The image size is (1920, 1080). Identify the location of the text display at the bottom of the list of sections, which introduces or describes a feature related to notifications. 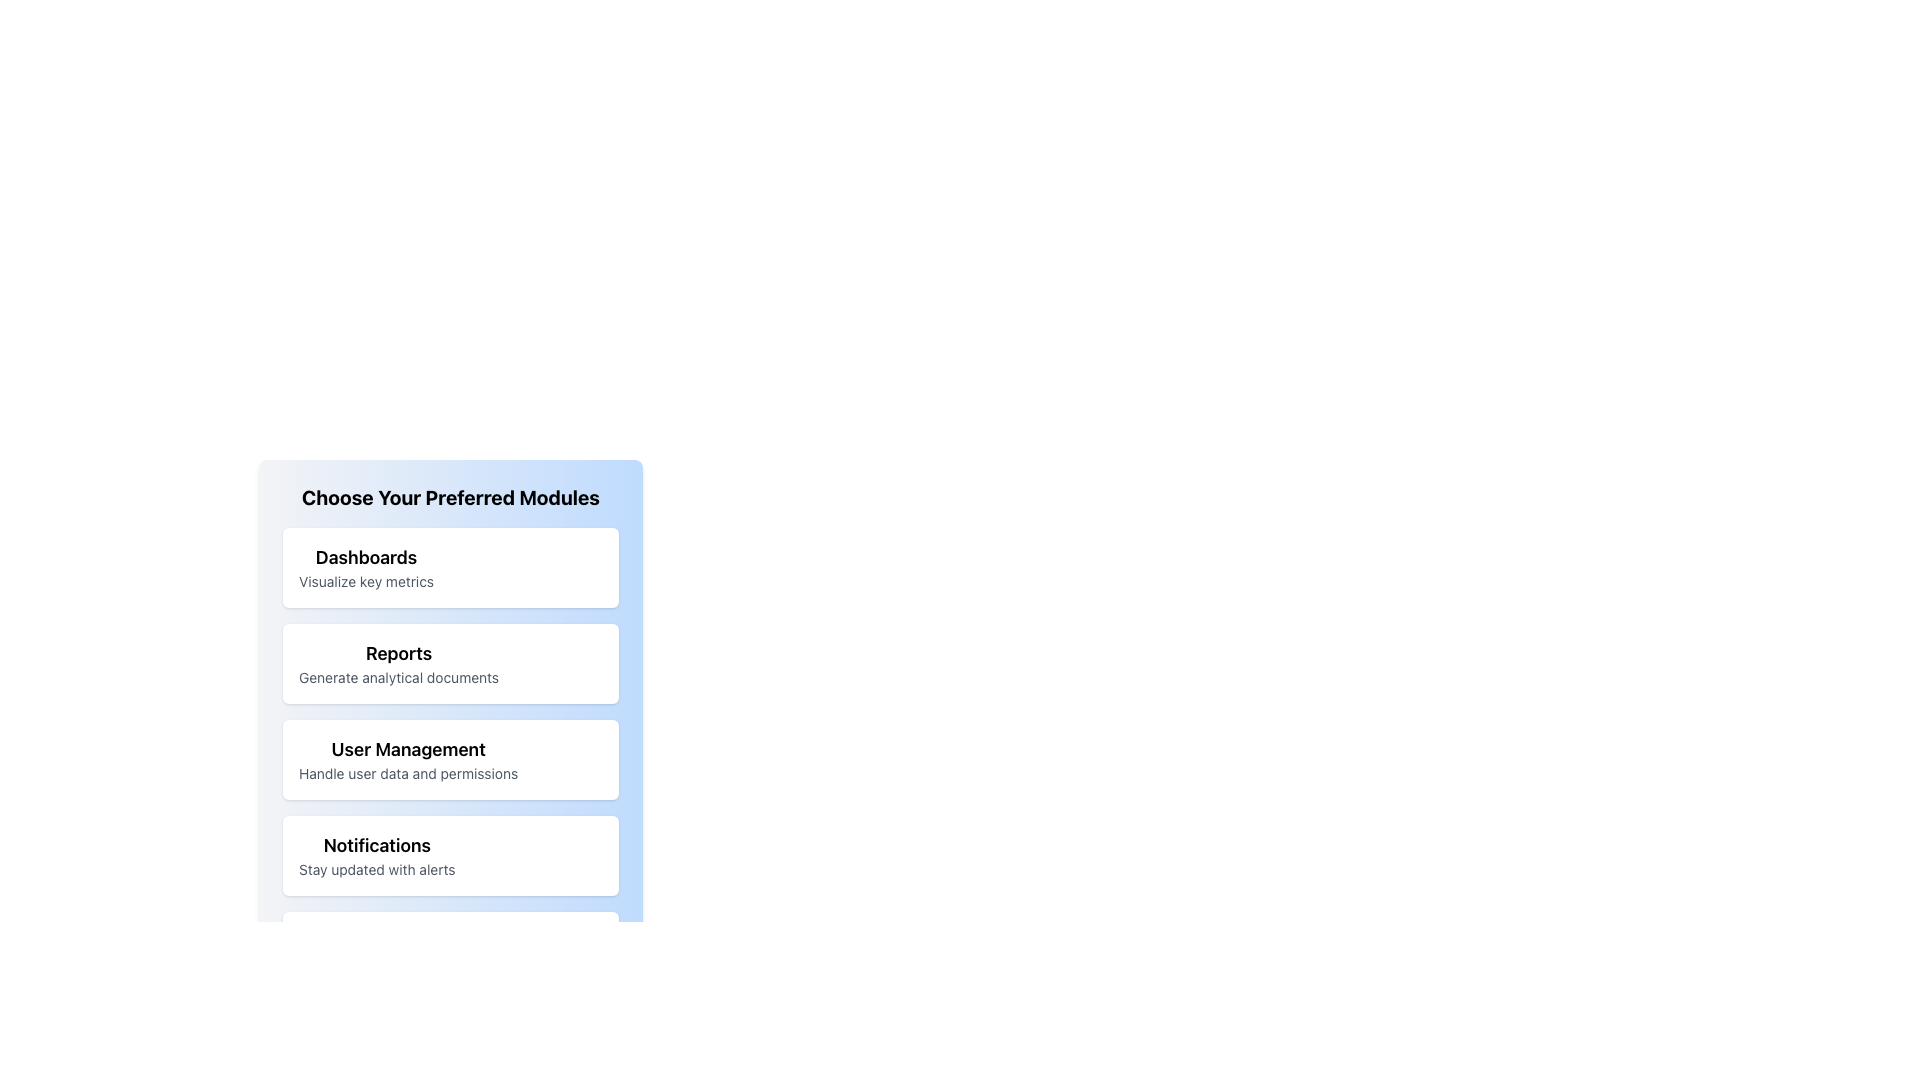
(377, 855).